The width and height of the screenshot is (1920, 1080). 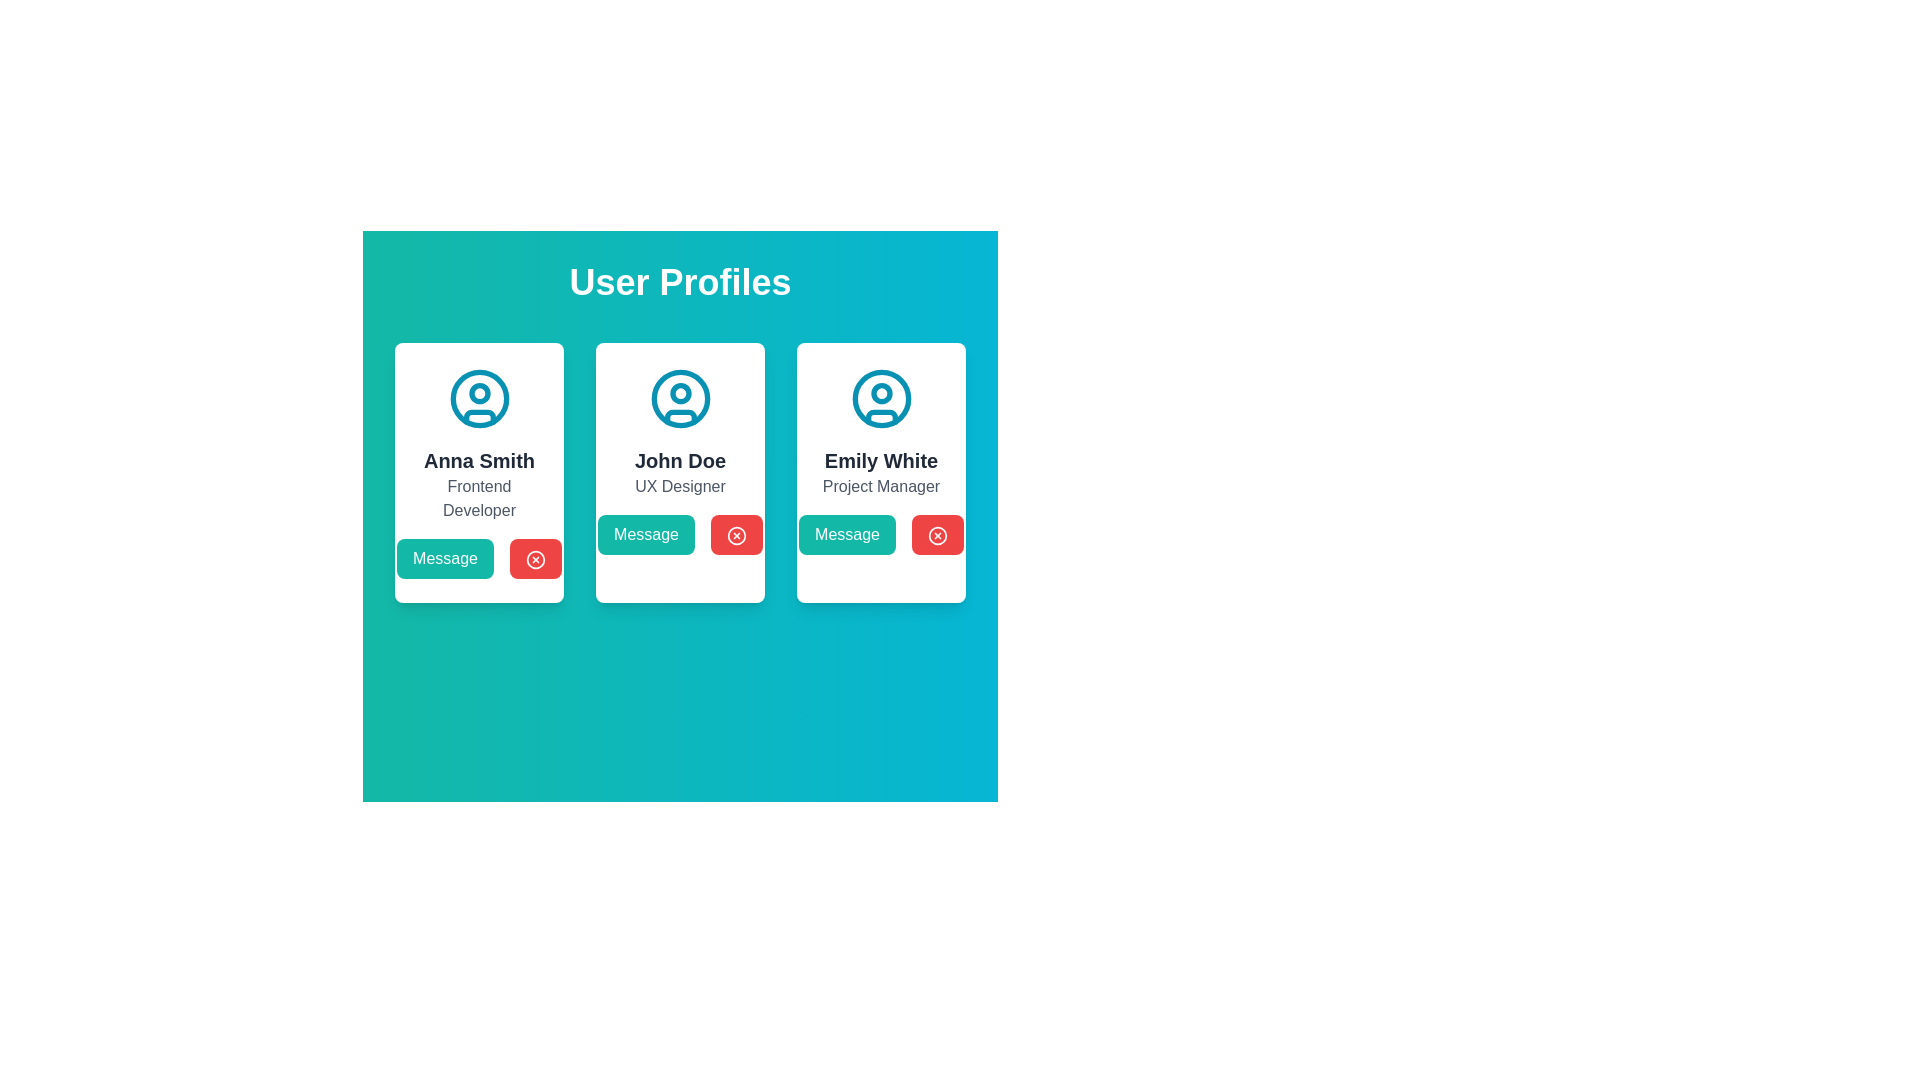 What do you see at coordinates (478, 559) in the screenshot?
I see `the rectangular teal button labeled 'Message' to observe any visual feedback` at bounding box center [478, 559].